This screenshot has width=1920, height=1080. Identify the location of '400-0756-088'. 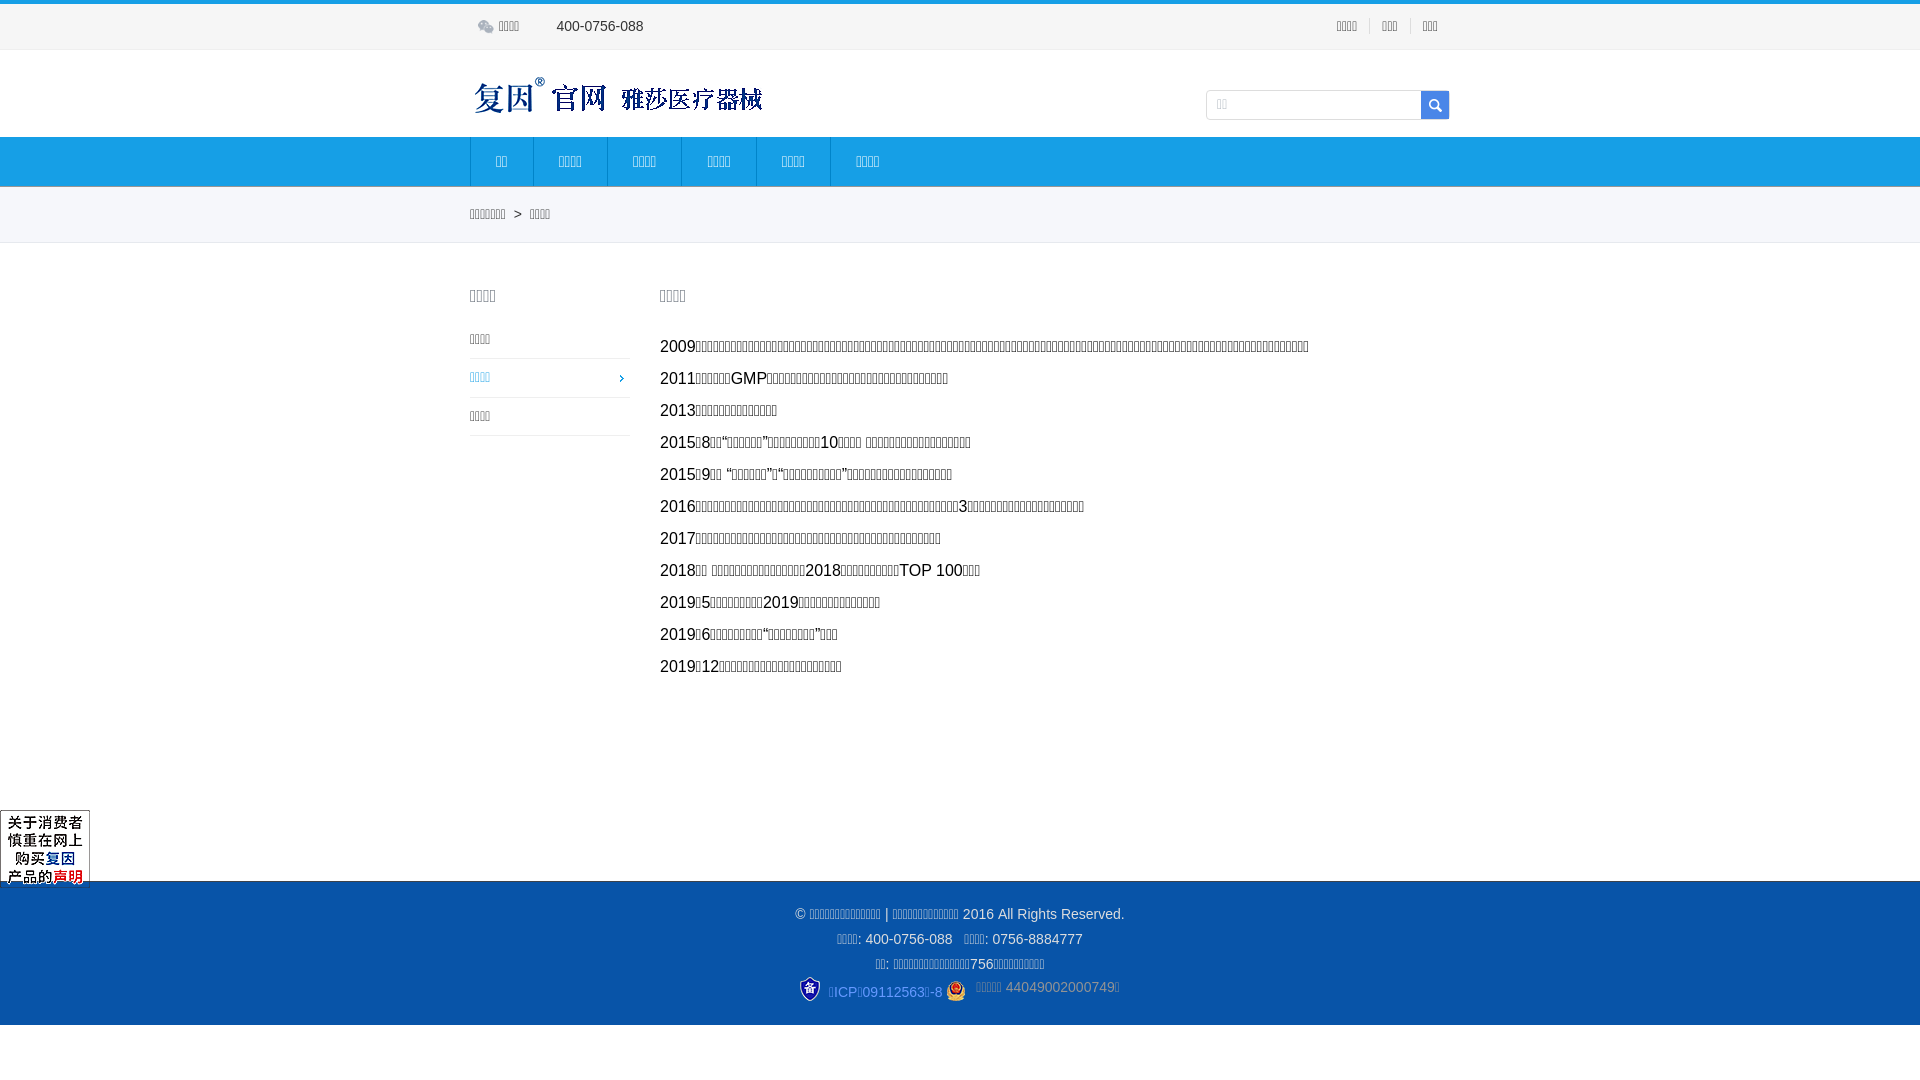
(588, 26).